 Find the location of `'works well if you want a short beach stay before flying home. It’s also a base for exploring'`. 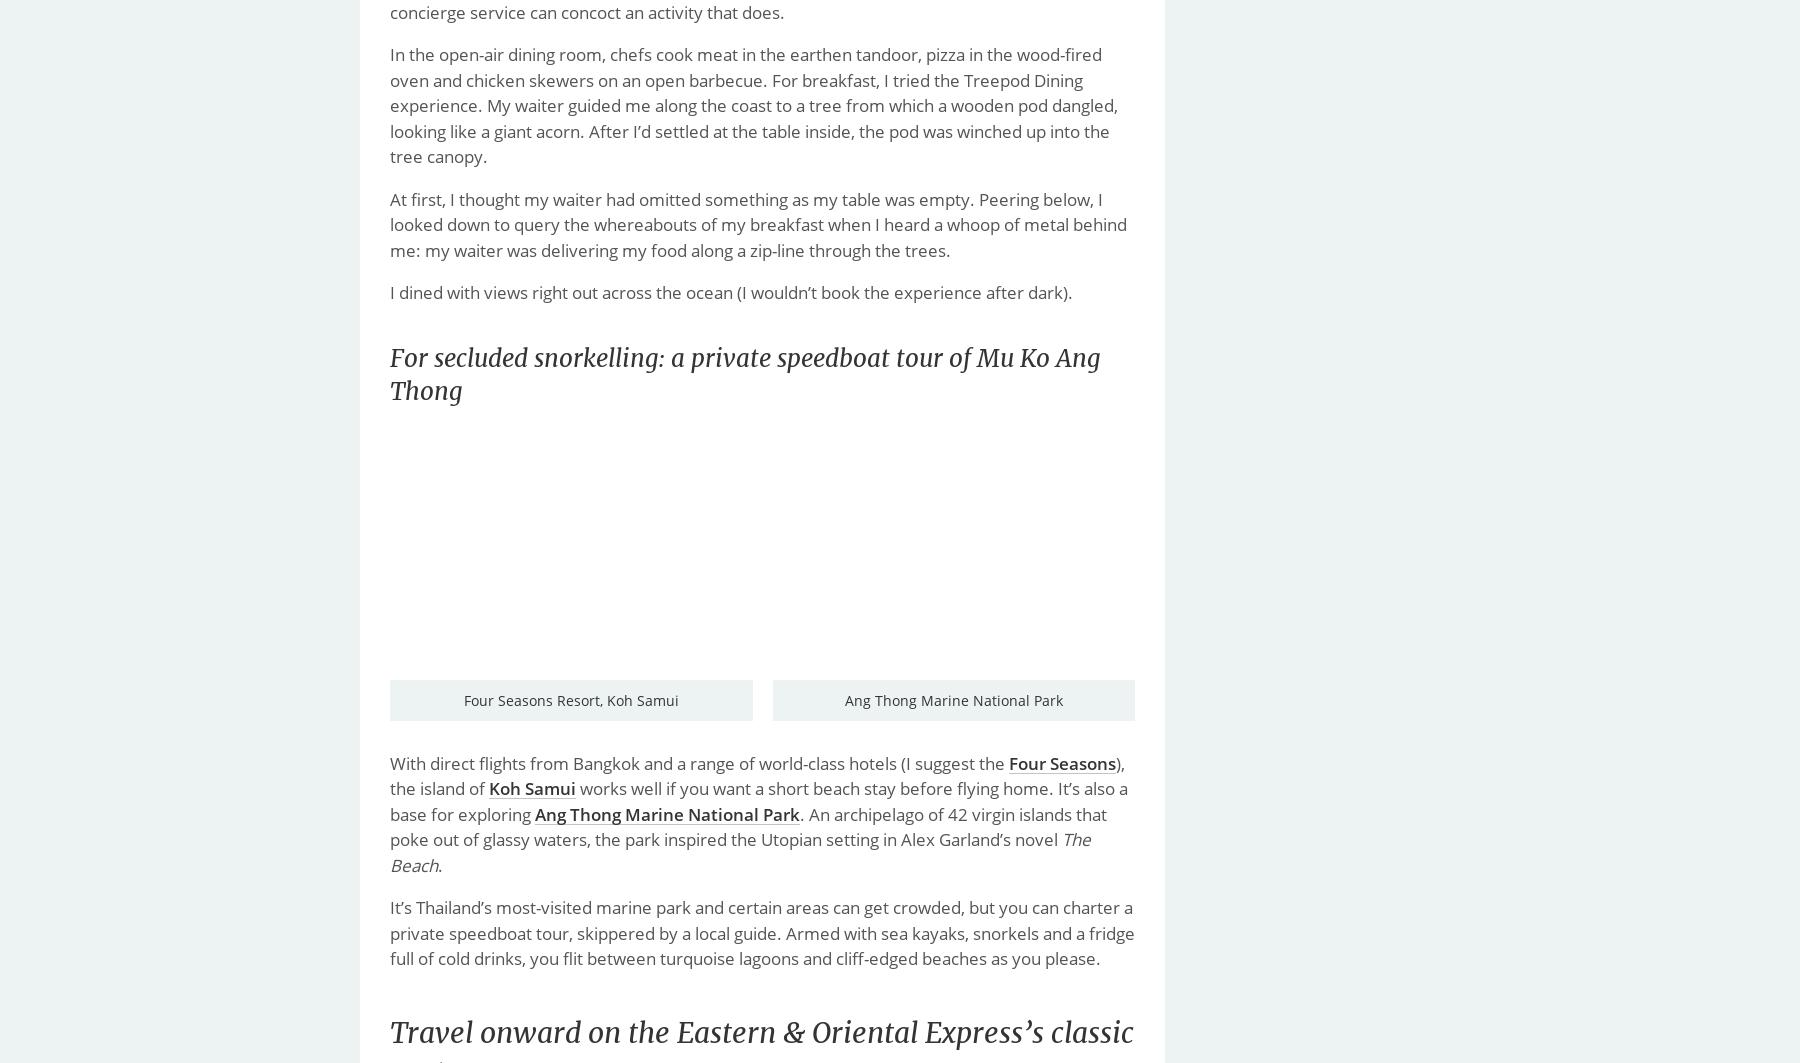

'works well if you want a short beach stay before flying home. It’s also a base for exploring' is located at coordinates (390, 799).